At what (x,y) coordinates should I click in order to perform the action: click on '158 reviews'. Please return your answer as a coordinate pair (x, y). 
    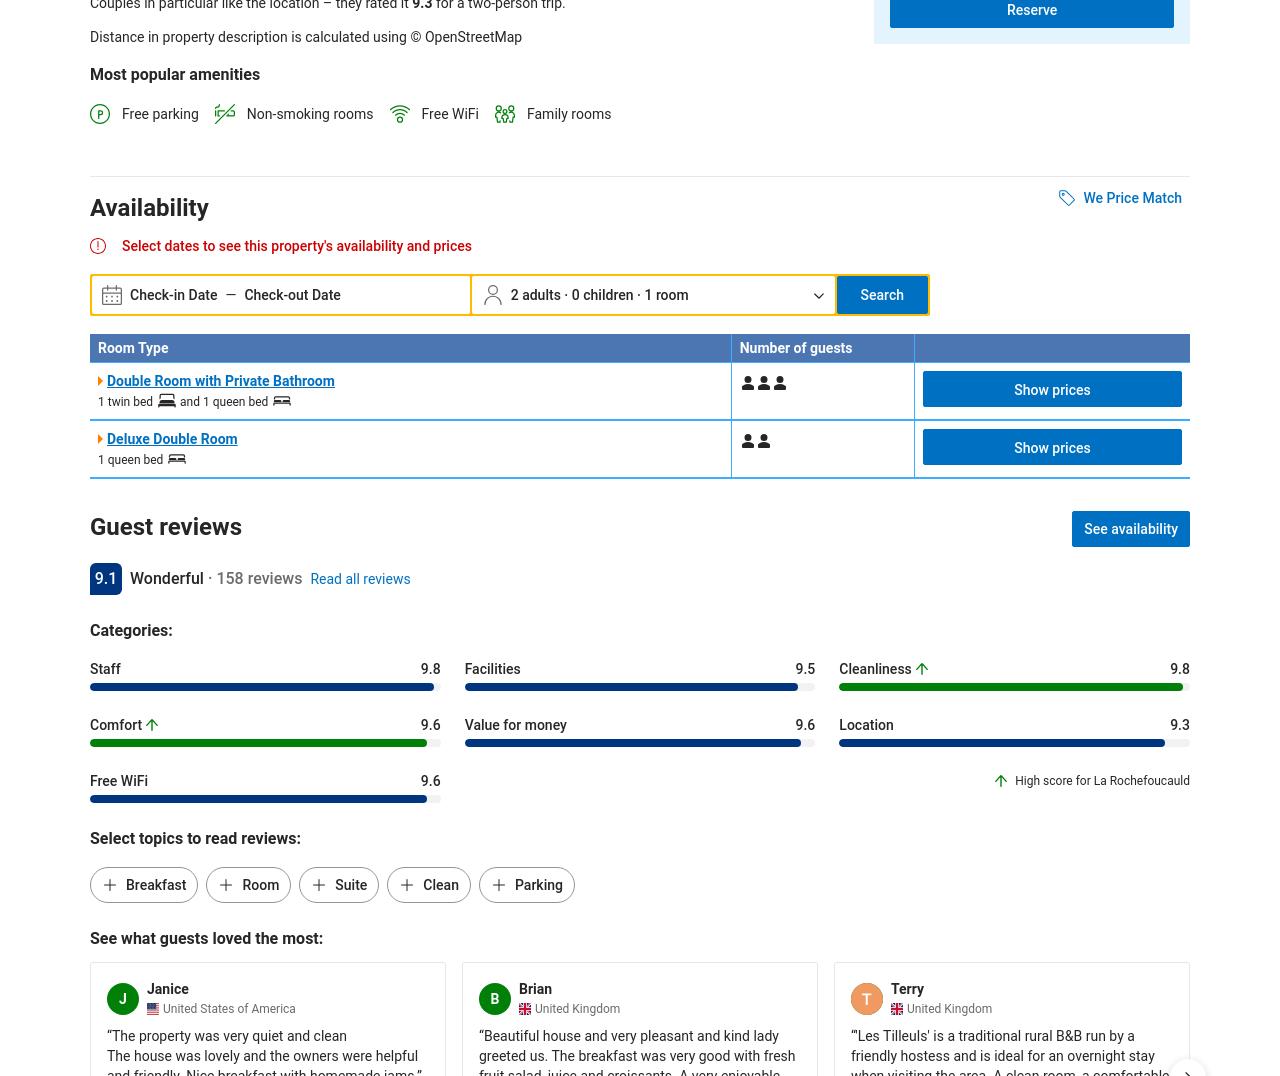
    Looking at the image, I should click on (257, 577).